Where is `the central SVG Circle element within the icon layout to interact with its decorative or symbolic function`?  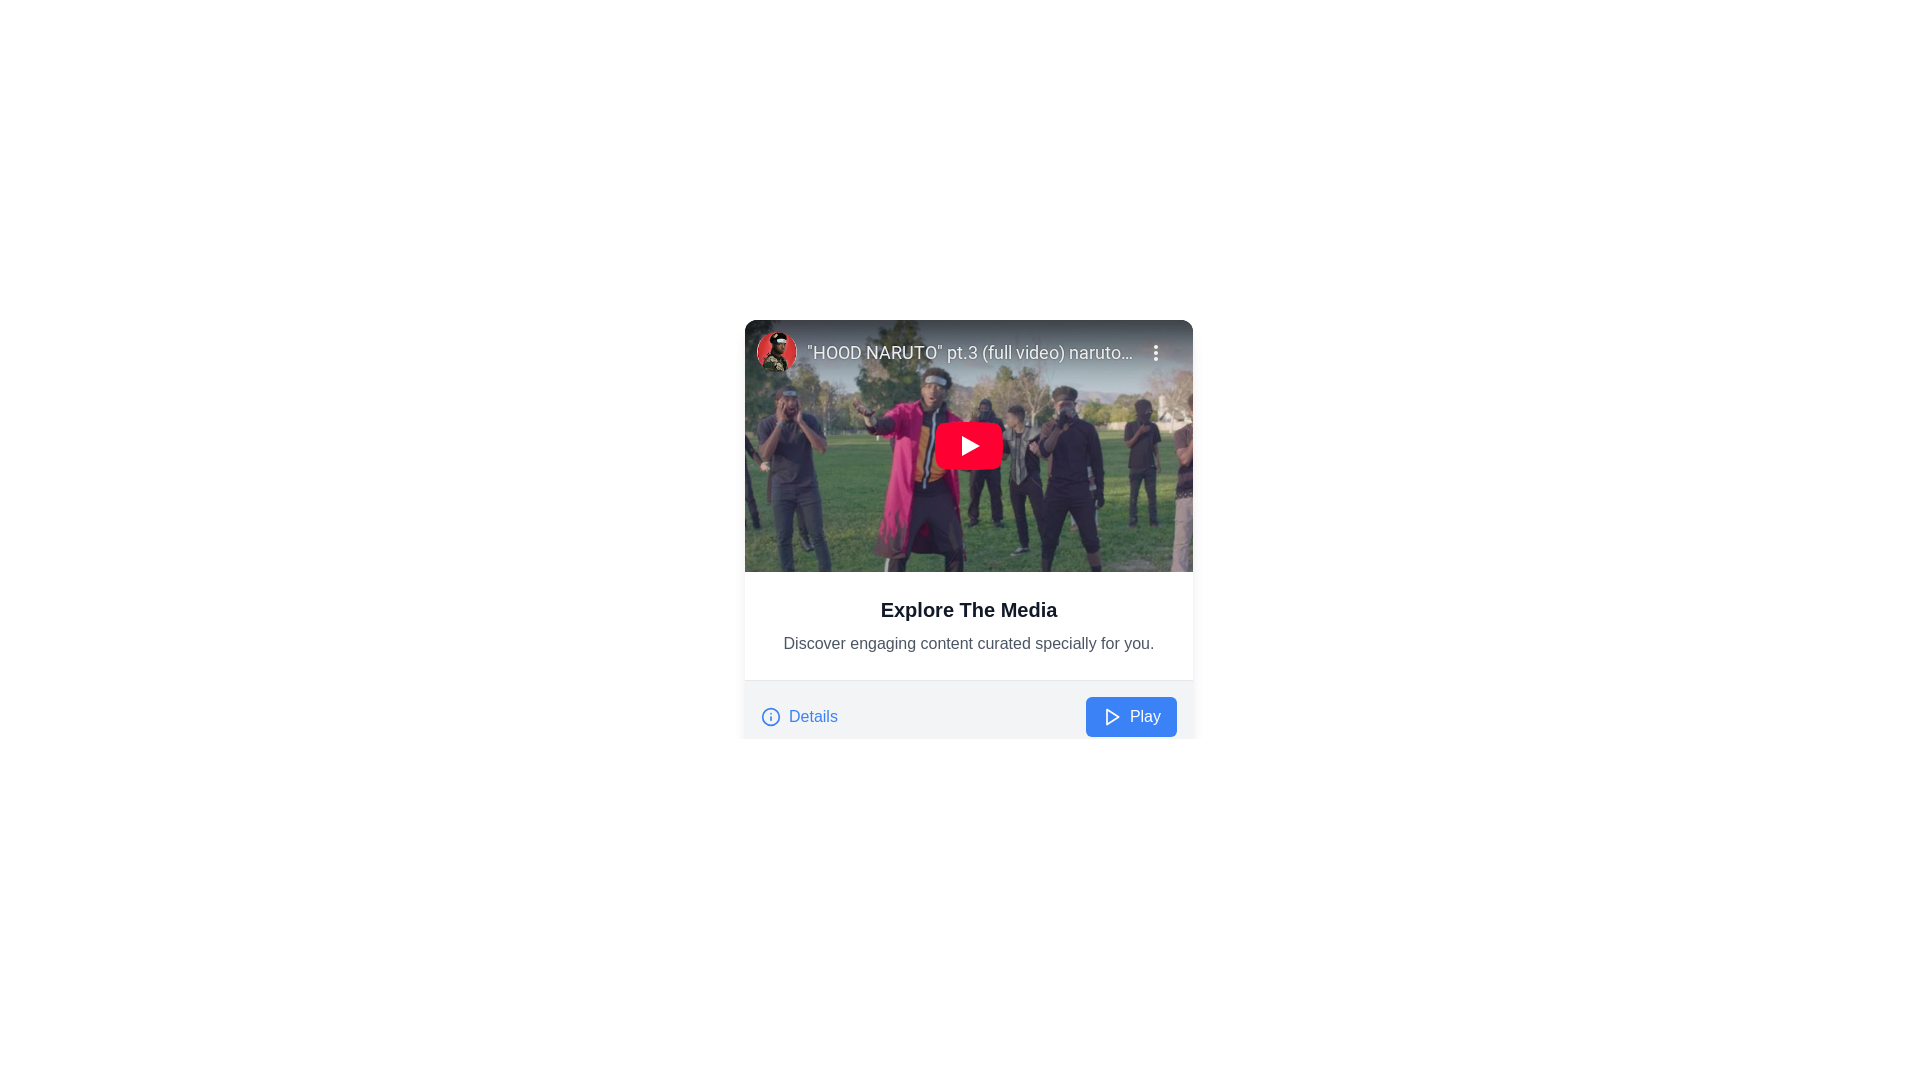 the central SVG Circle element within the icon layout to interact with its decorative or symbolic function is located at coordinates (770, 716).